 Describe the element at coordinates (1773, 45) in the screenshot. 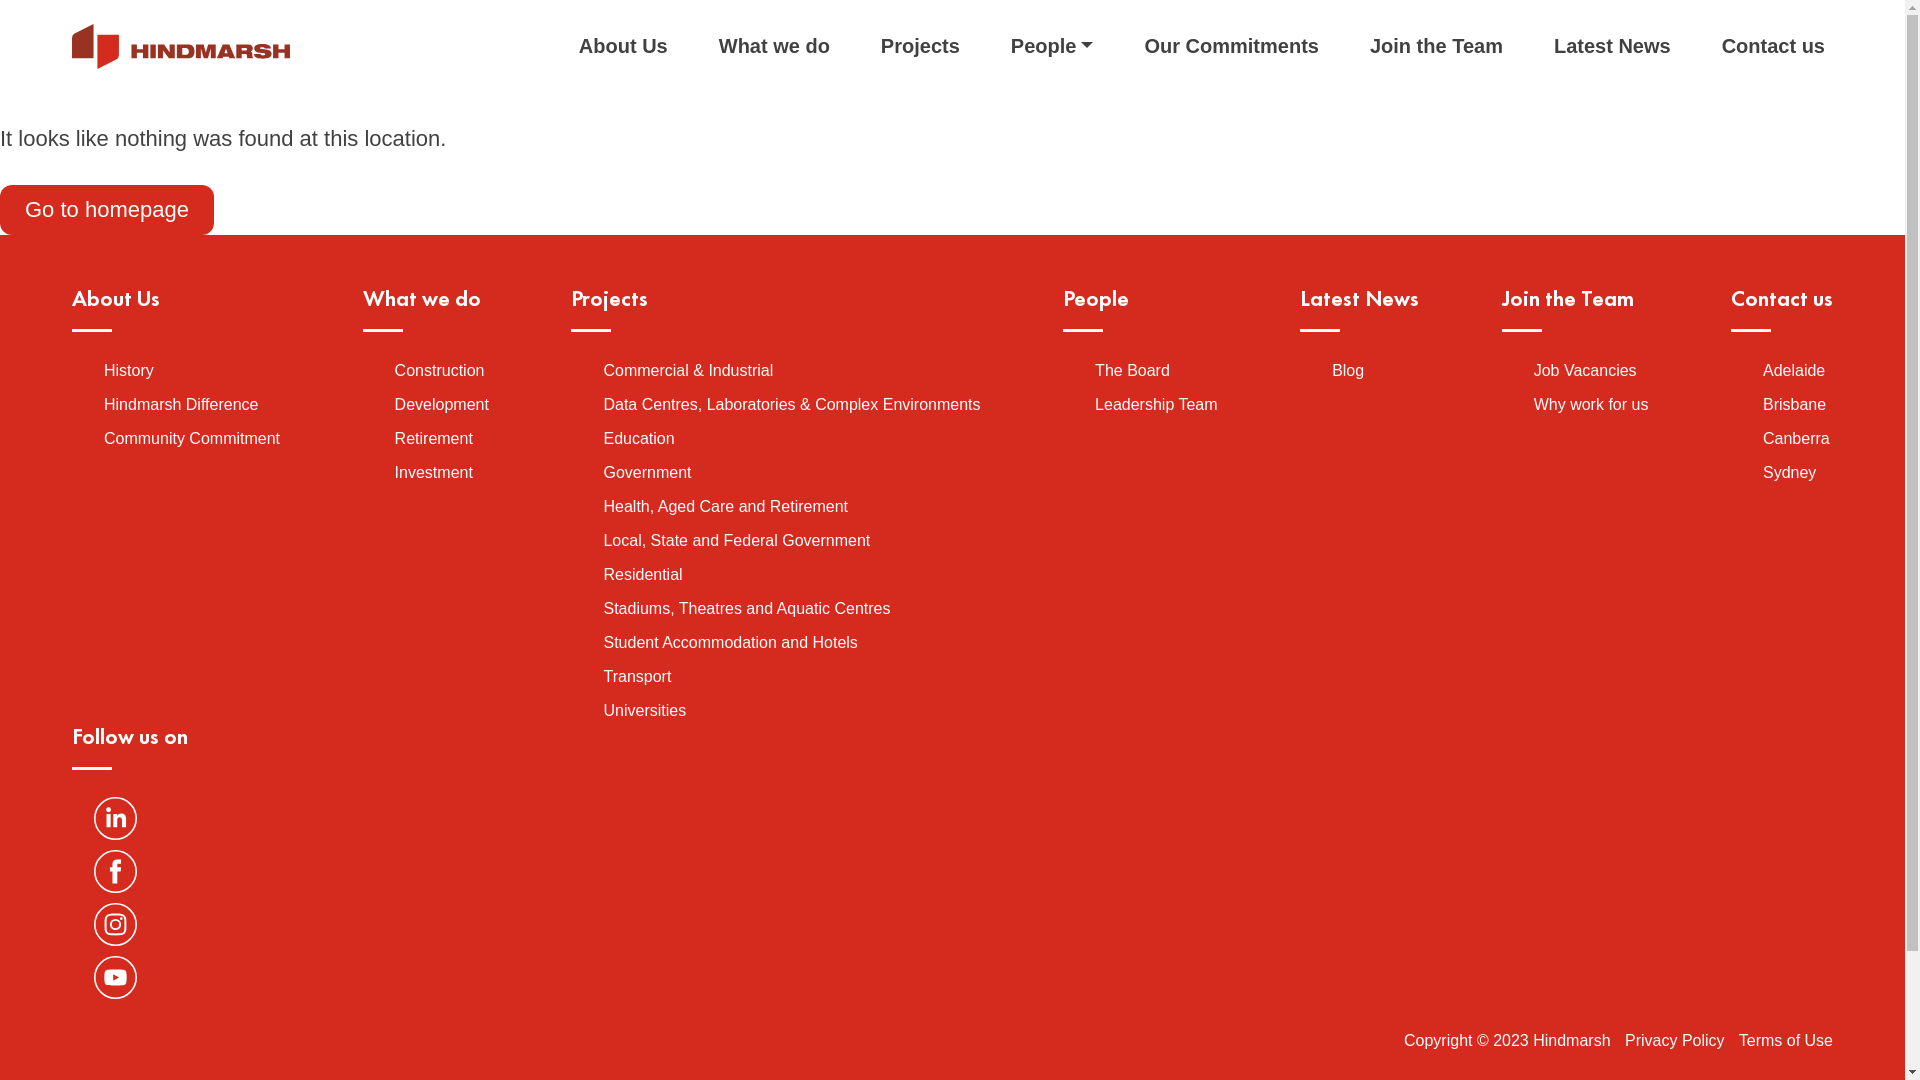

I see `'Contact us'` at that location.